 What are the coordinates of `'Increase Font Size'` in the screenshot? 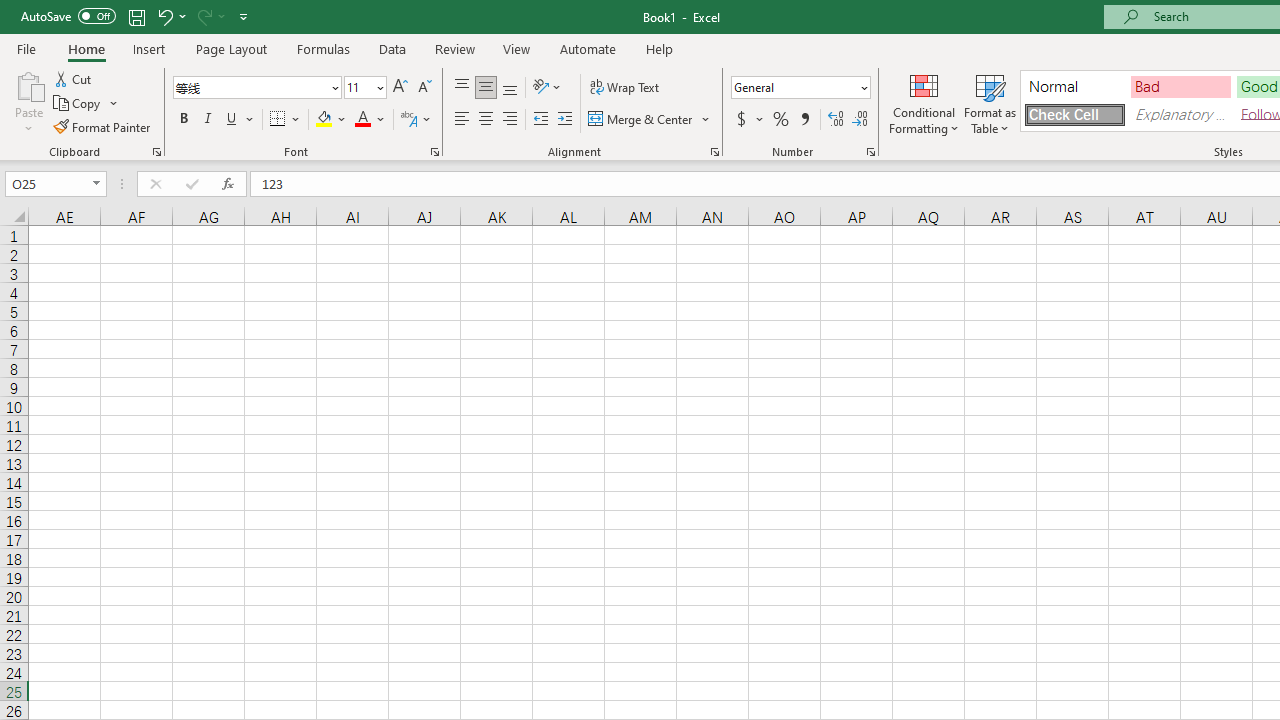 It's located at (400, 86).